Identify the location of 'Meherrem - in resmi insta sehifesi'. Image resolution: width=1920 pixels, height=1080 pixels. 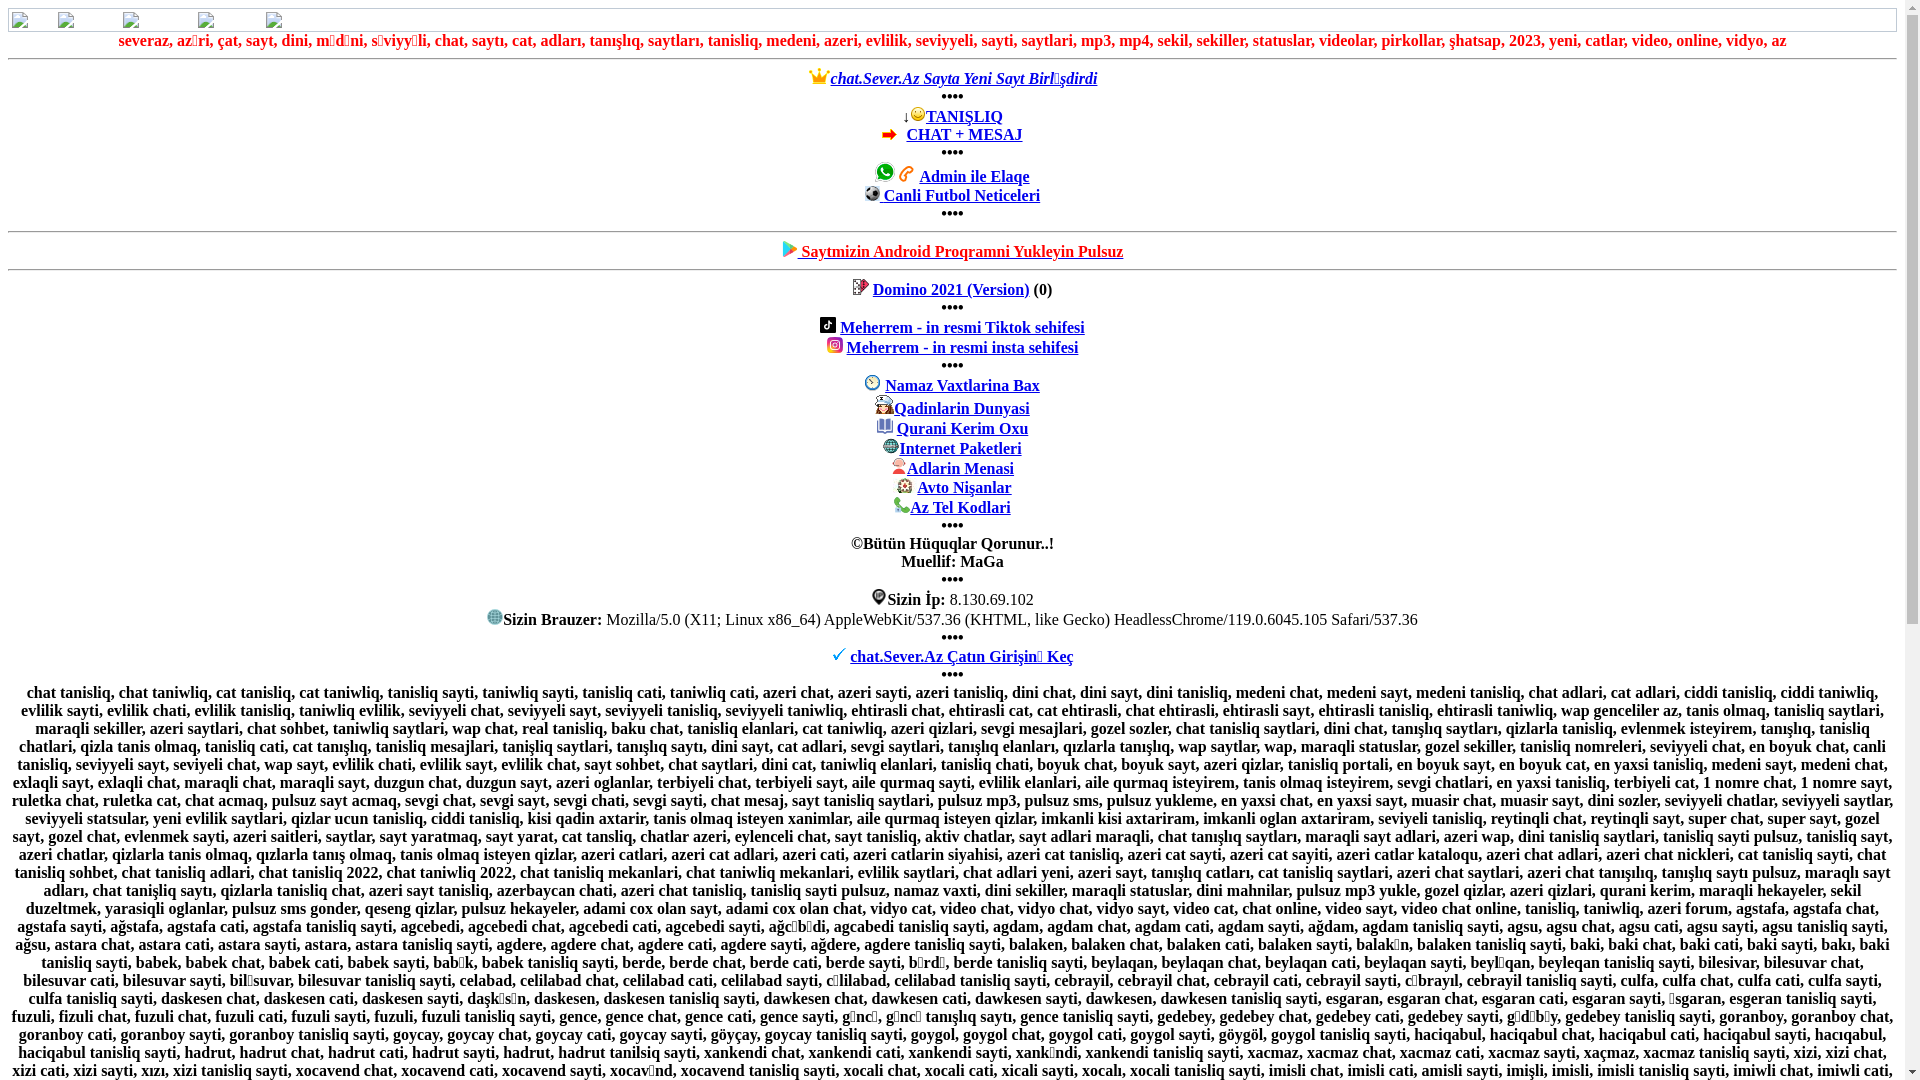
(846, 346).